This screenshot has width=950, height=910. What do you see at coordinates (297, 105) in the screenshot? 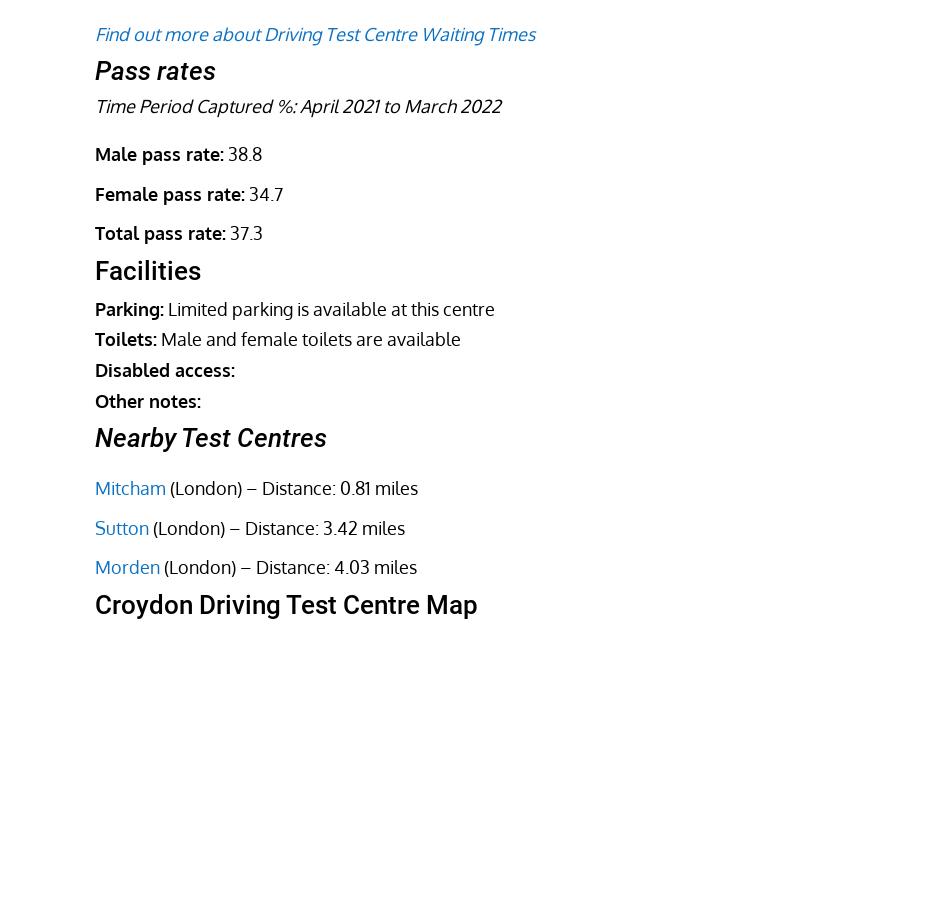
I see `'Time Period Captured %: April 2021 to March 2022'` at bounding box center [297, 105].